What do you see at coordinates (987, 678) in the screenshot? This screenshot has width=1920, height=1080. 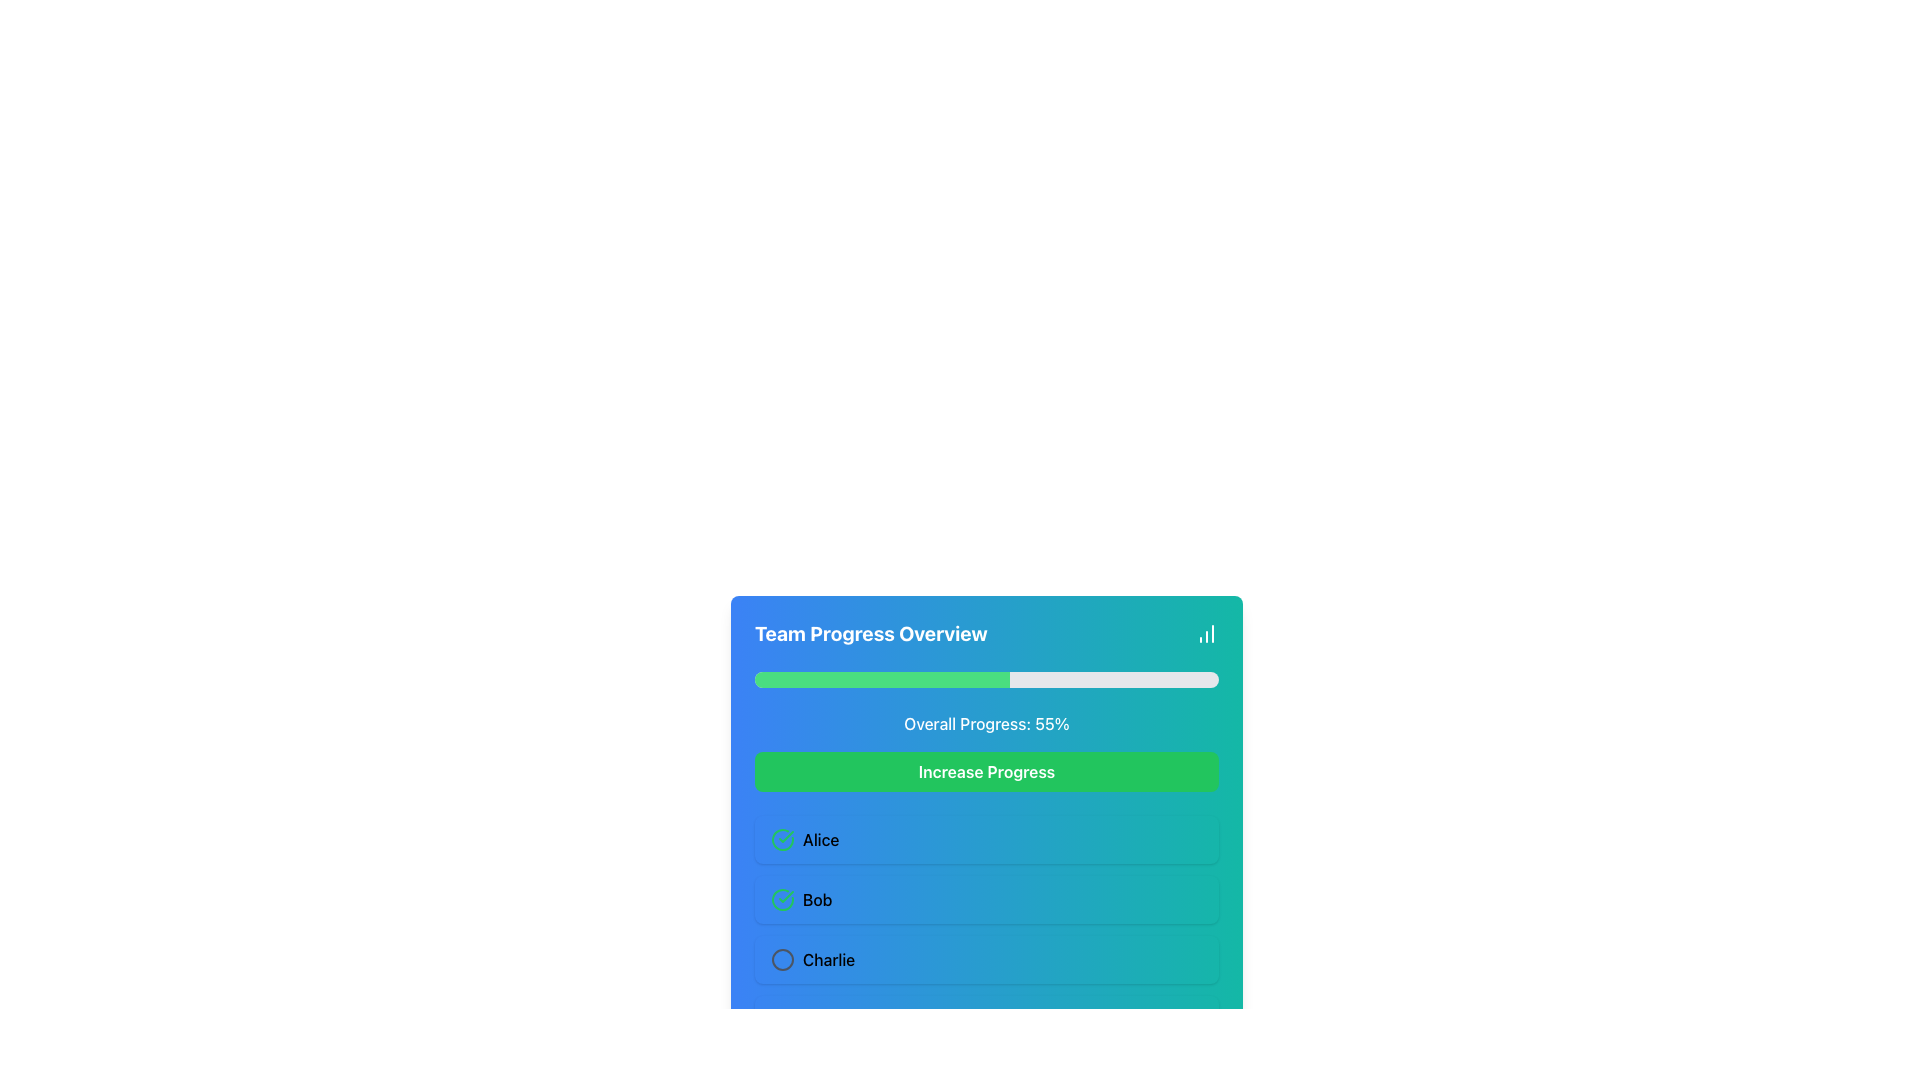 I see `the Progress Bar element located in the 'Team Progress Overview' card, which visually represents the current completion percentage of the task` at bounding box center [987, 678].